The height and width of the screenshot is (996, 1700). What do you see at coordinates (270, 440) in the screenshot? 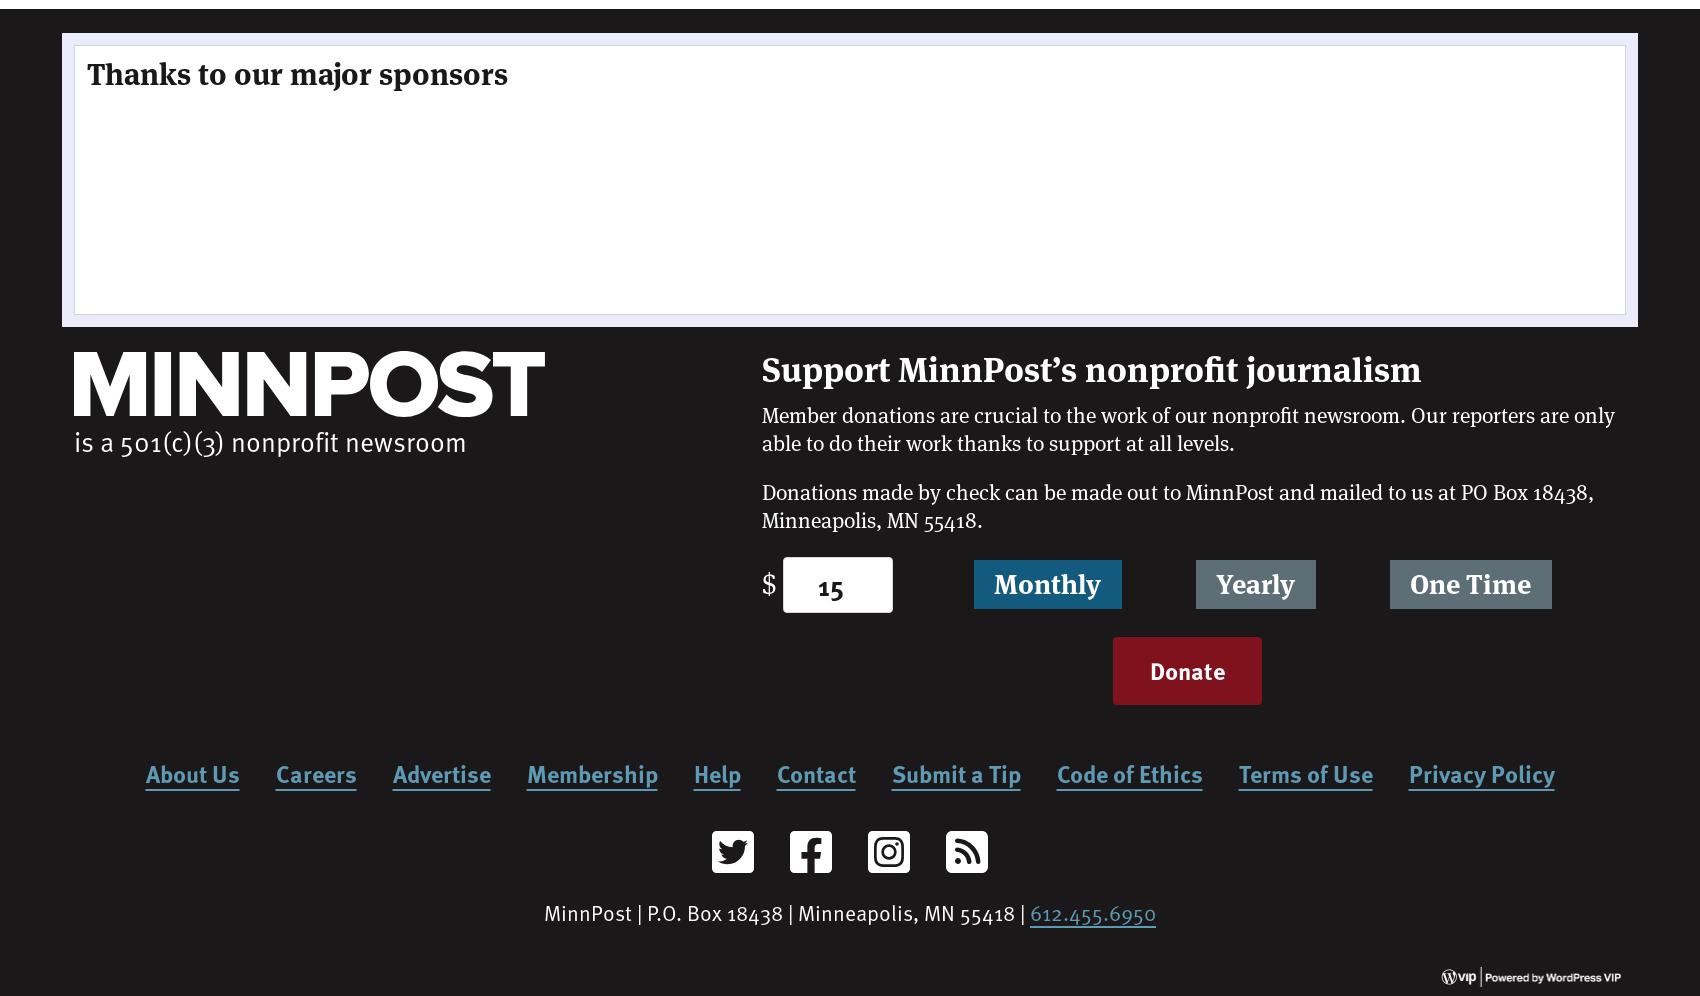
I see `'is a 501(c)(3) nonprofit newsroom'` at bounding box center [270, 440].